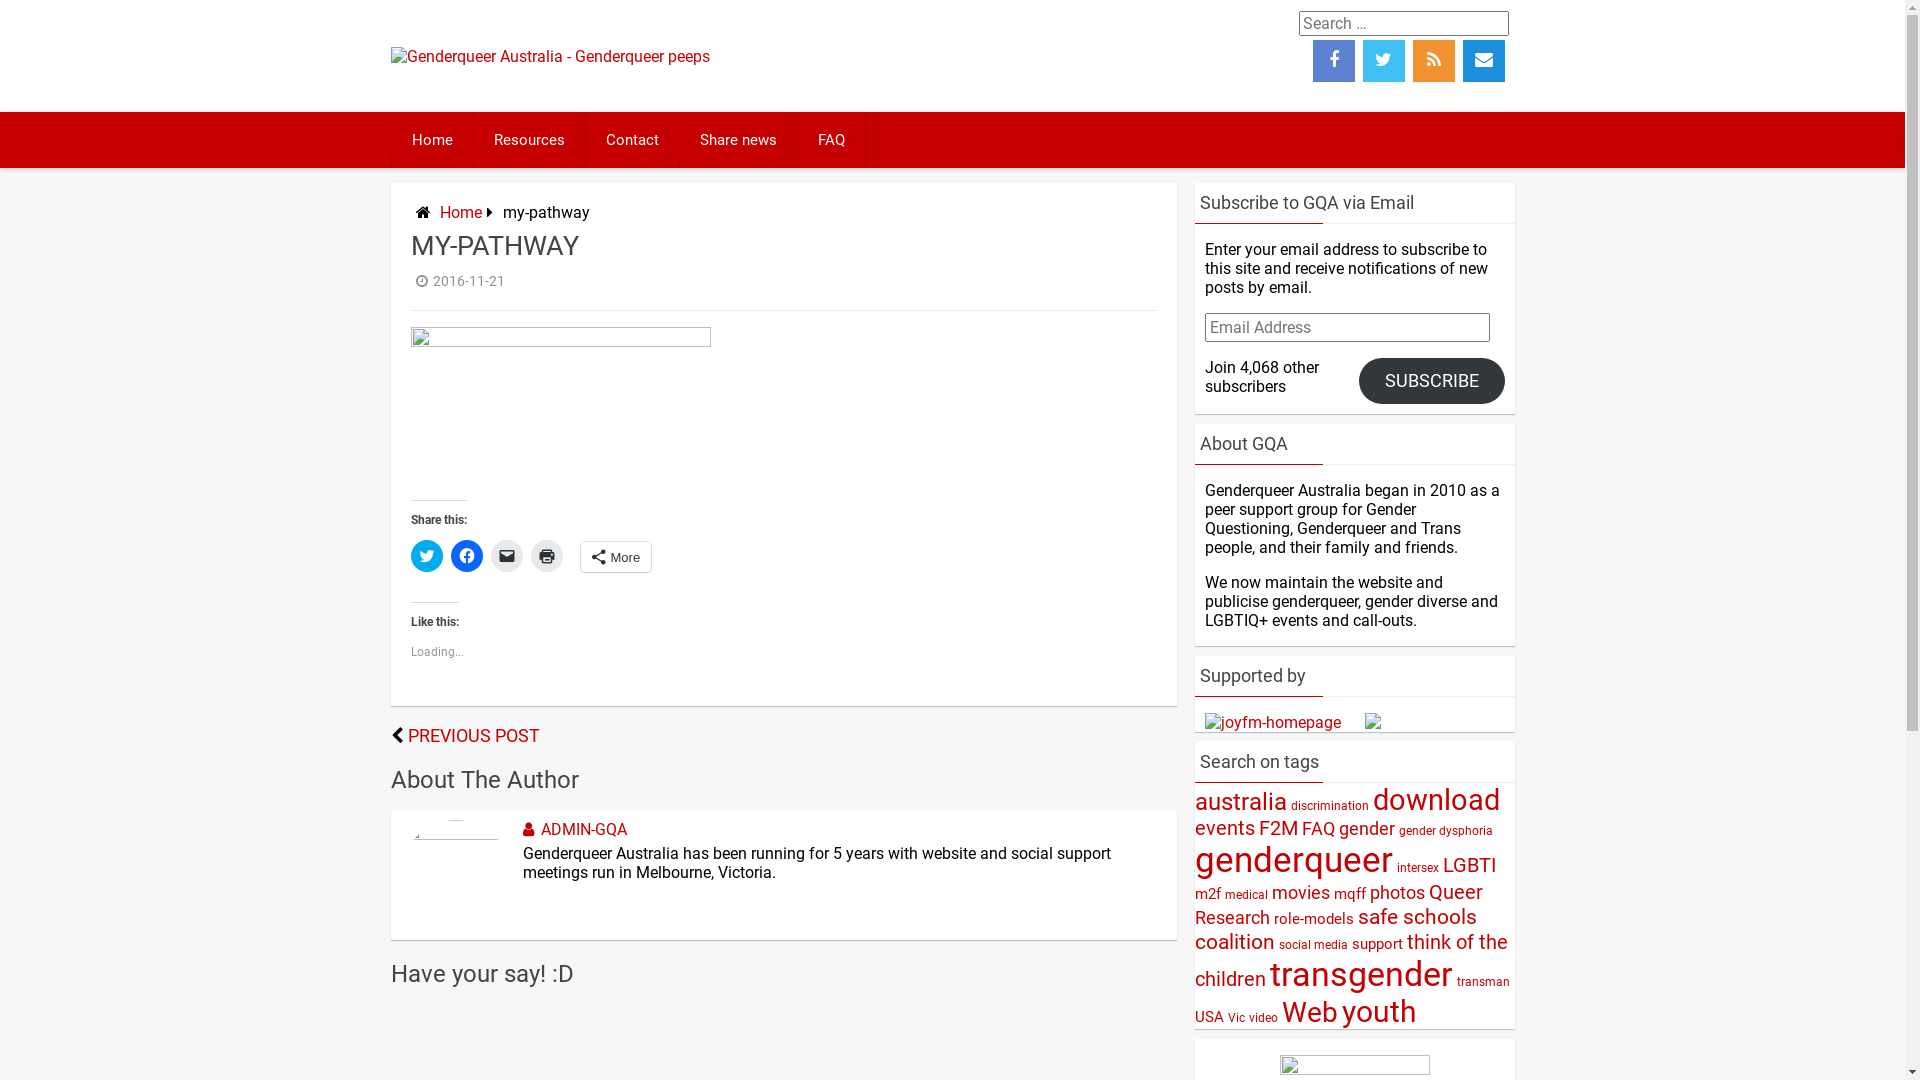  What do you see at coordinates (1378, 1011) in the screenshot?
I see `'youth'` at bounding box center [1378, 1011].